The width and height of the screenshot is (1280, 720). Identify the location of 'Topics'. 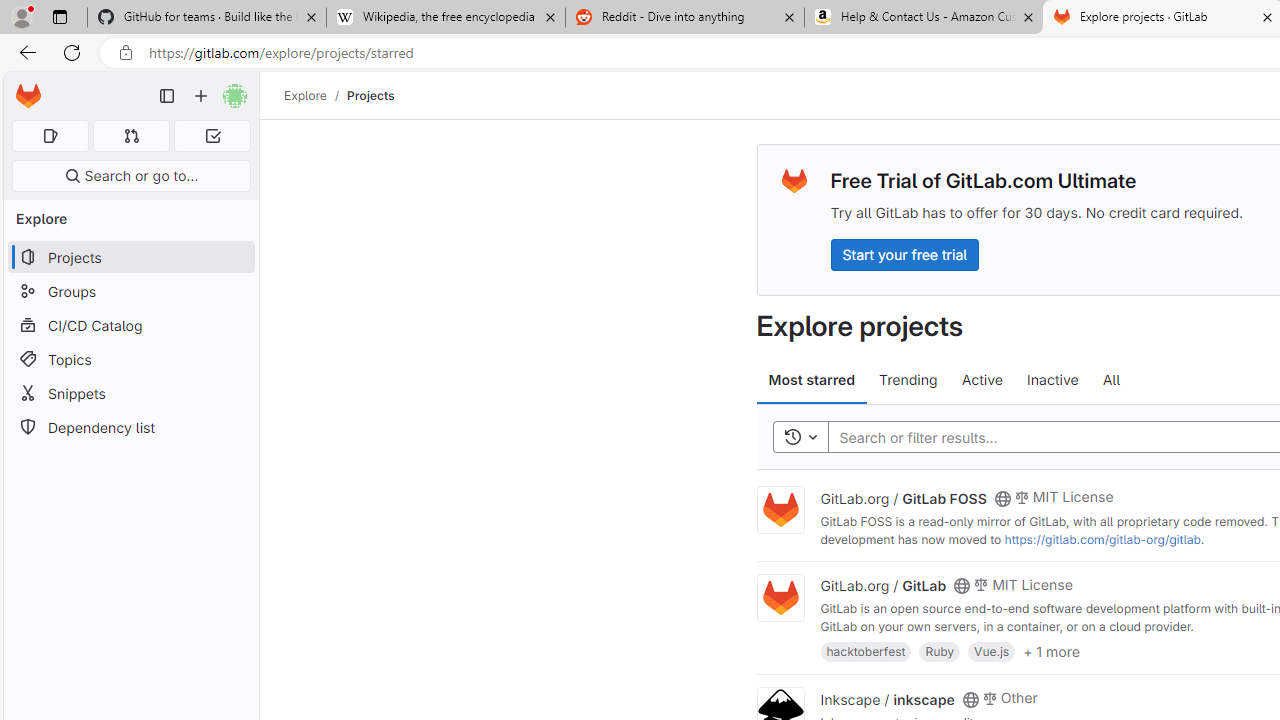
(130, 358).